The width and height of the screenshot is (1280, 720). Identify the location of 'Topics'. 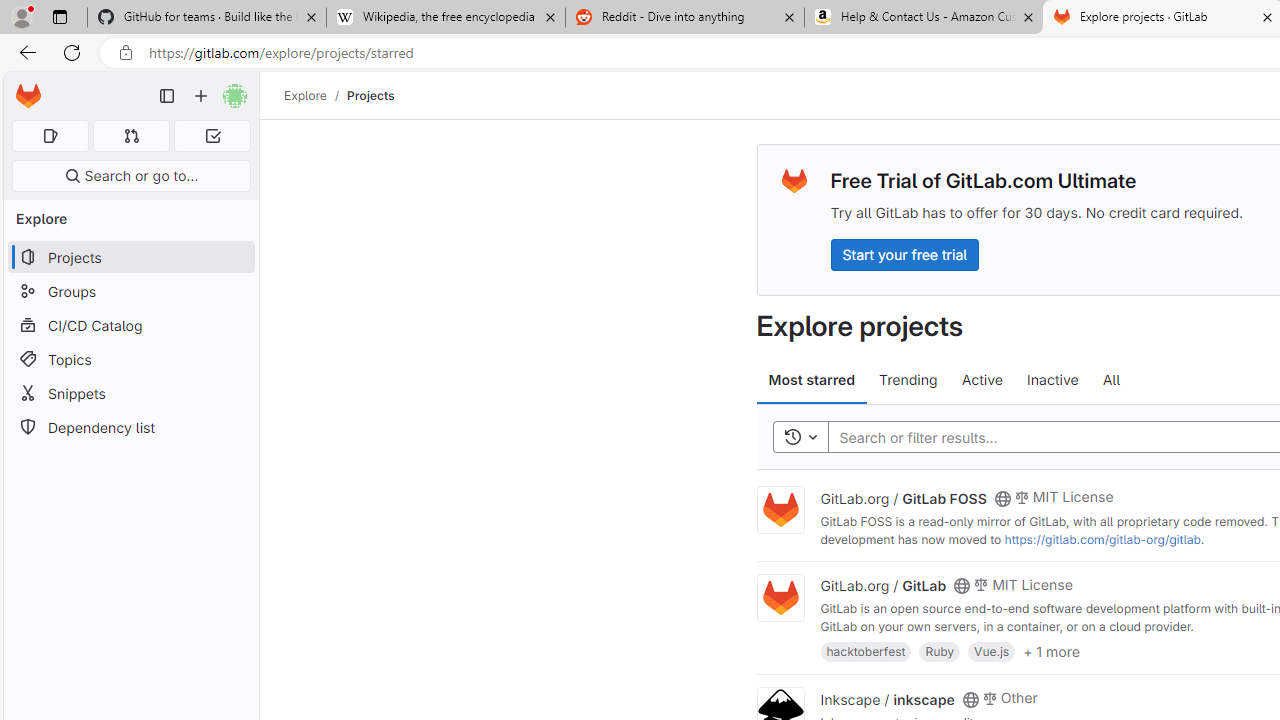
(130, 358).